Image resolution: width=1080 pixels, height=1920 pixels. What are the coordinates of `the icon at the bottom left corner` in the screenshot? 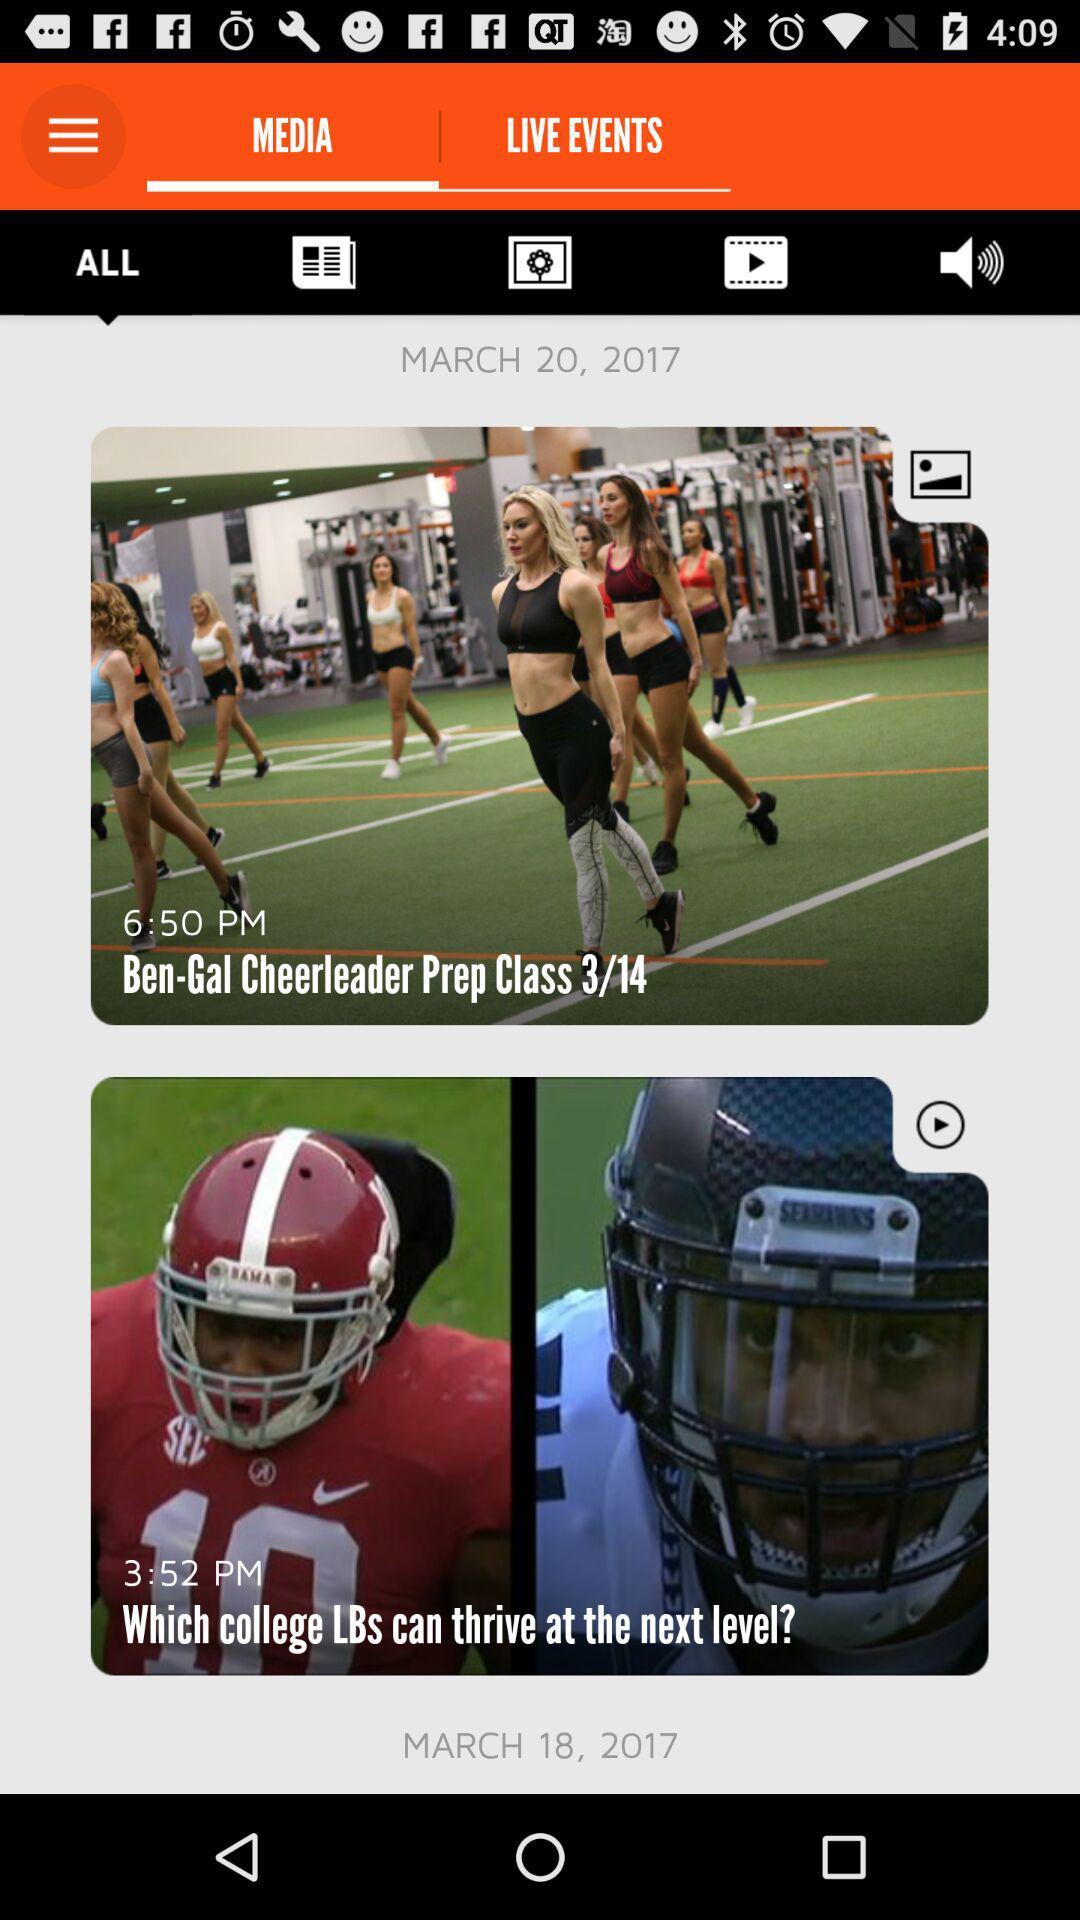 It's located at (193, 1570).